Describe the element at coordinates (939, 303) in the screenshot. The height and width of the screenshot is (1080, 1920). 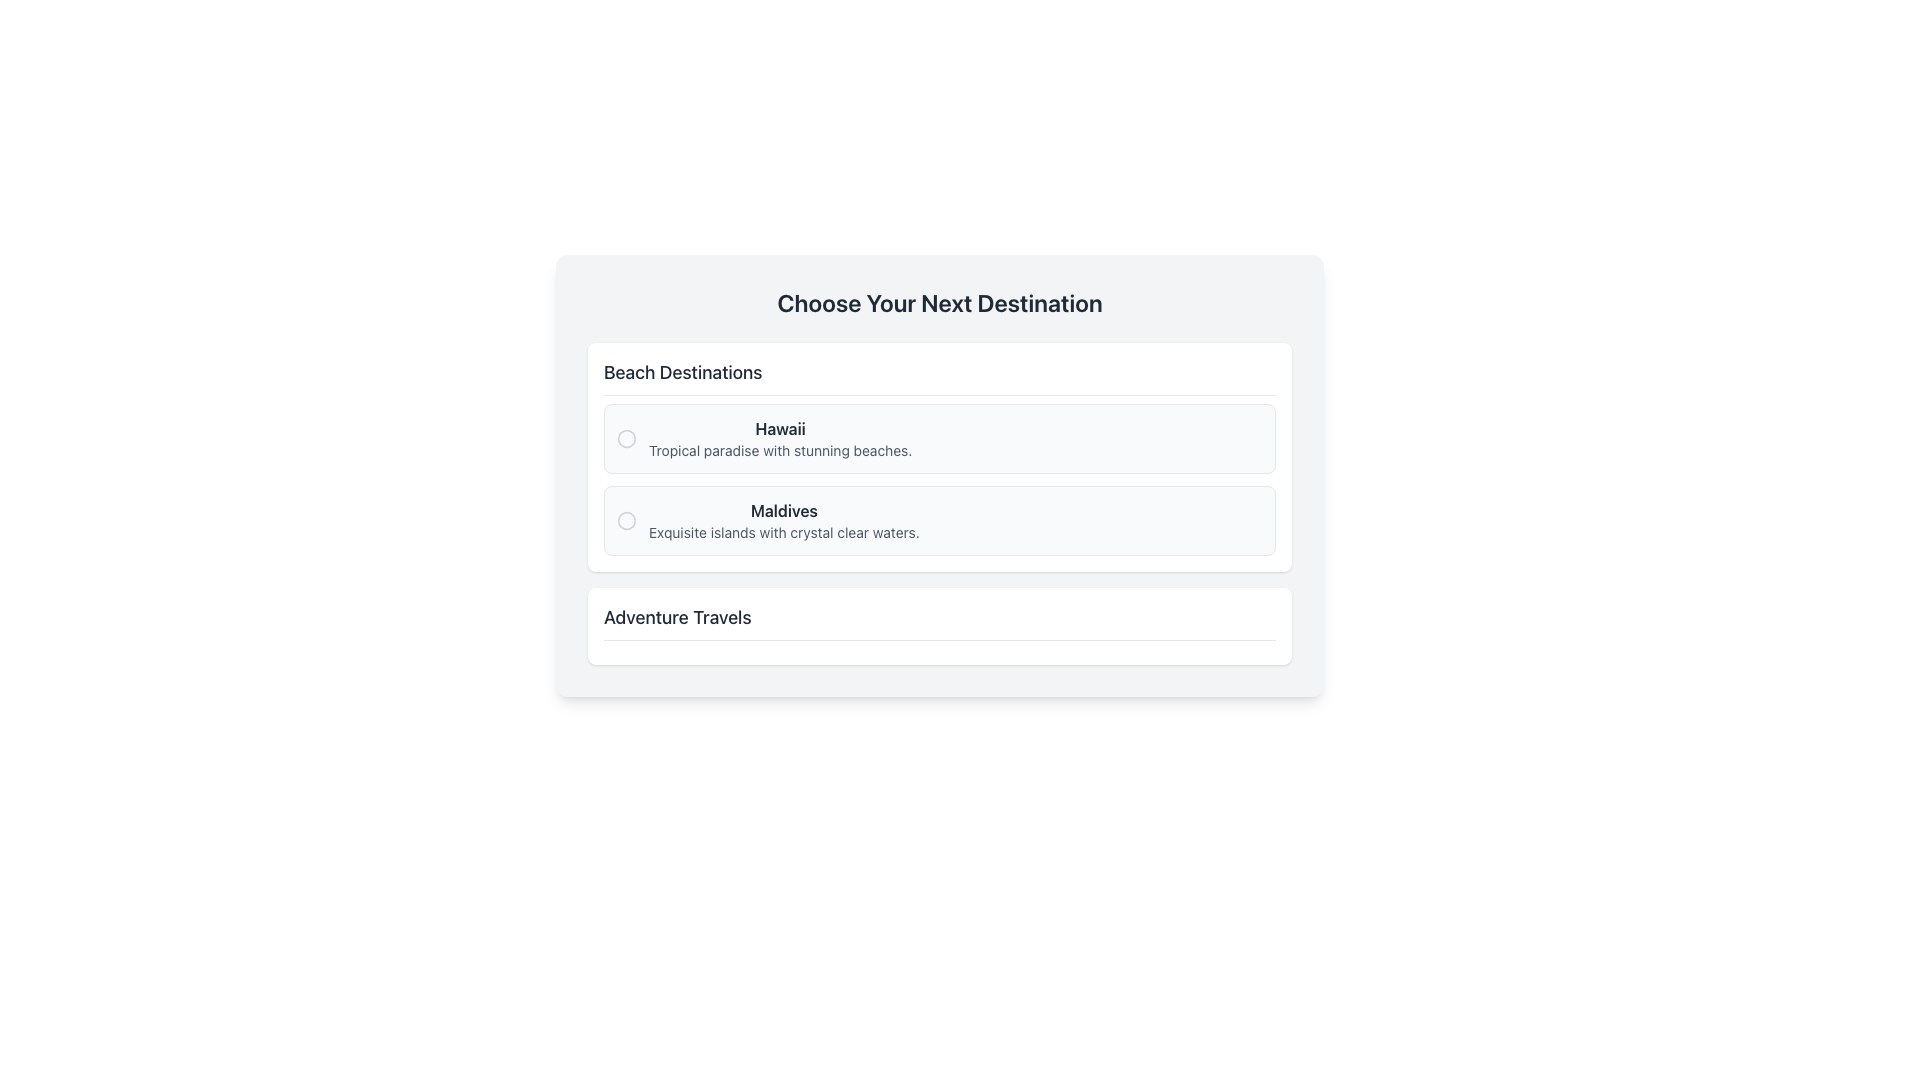
I see `the text header that reads 'Choose Your Next Destination', which is styled in bold and large font, located at the top center of the content card` at that location.